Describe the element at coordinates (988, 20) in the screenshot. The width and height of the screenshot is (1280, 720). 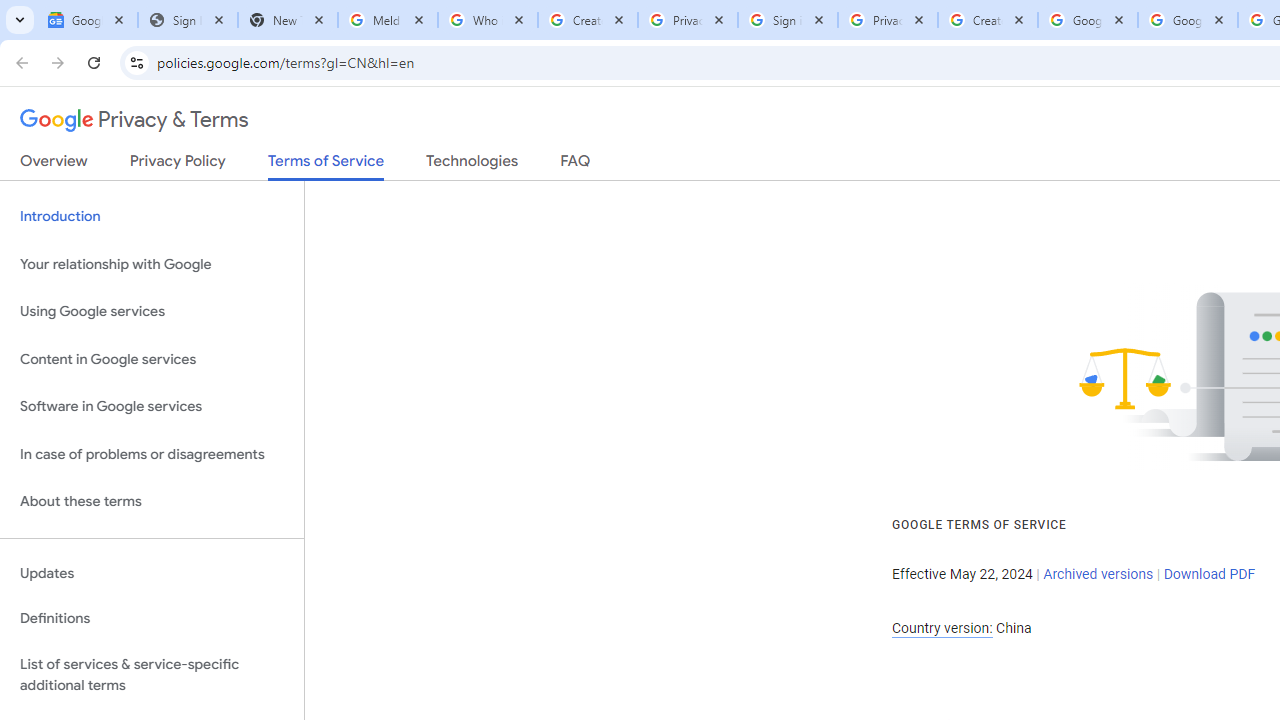
I see `'Create your Google Account'` at that location.